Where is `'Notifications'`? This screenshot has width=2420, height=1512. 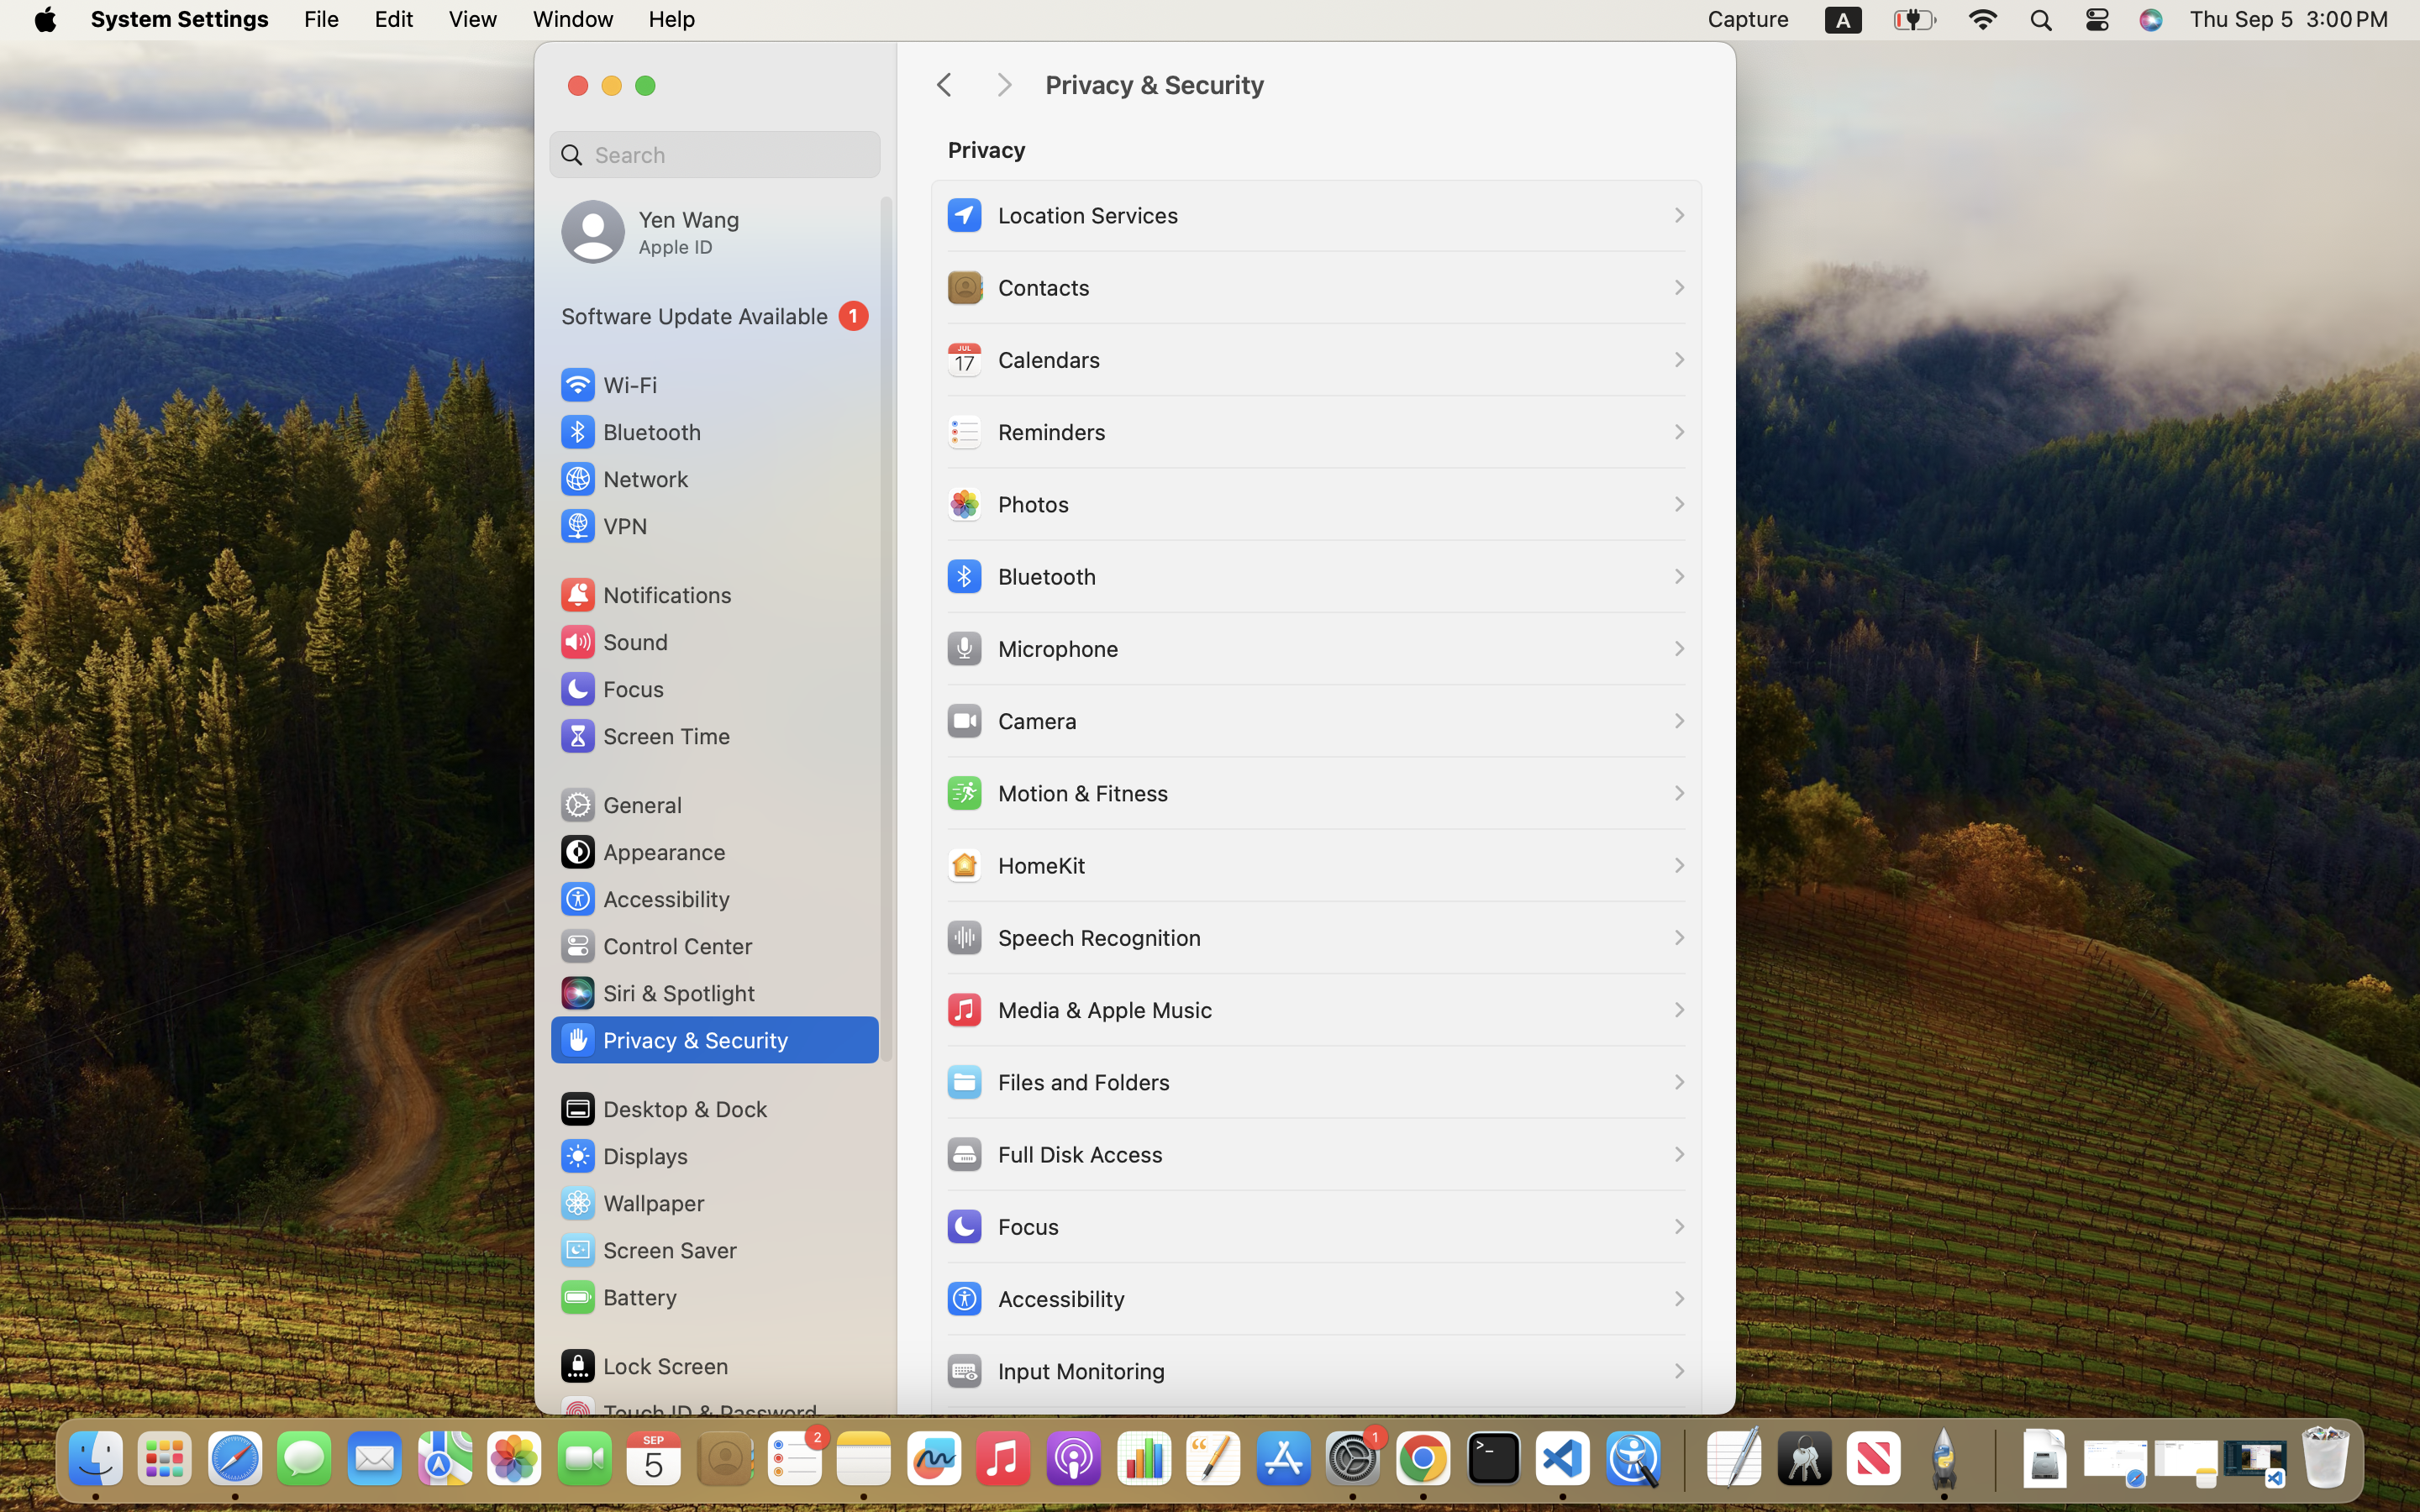 'Notifications' is located at coordinates (644, 593).